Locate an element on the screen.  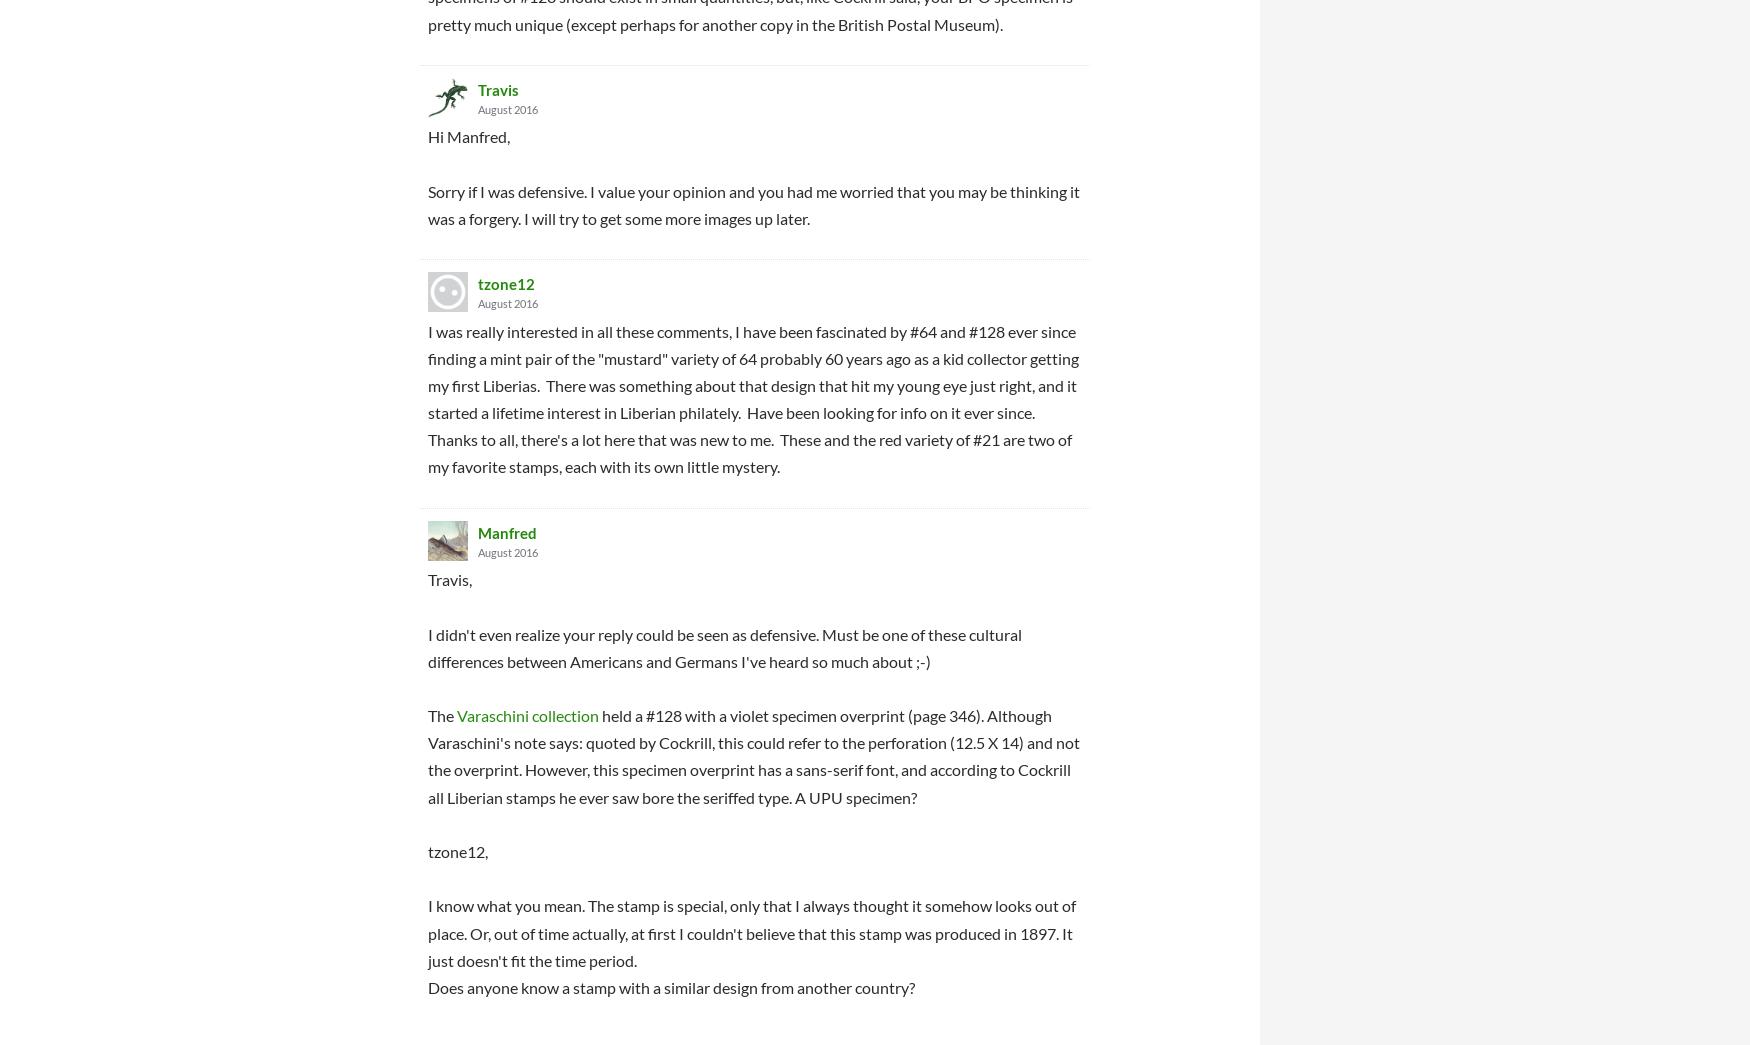
'held a #128 with a violet specimen overprint (page 346). Although Varaschini's note says: quoted by Cockrill, this could refer to the perforation (12.5 X 14) and not the overprint. However, this specimen overprint has a sans-serif font, and according to Cockrill all Liberian stamps he ever saw bore the seriffed type. A UPU specimen?' is located at coordinates (753, 754).